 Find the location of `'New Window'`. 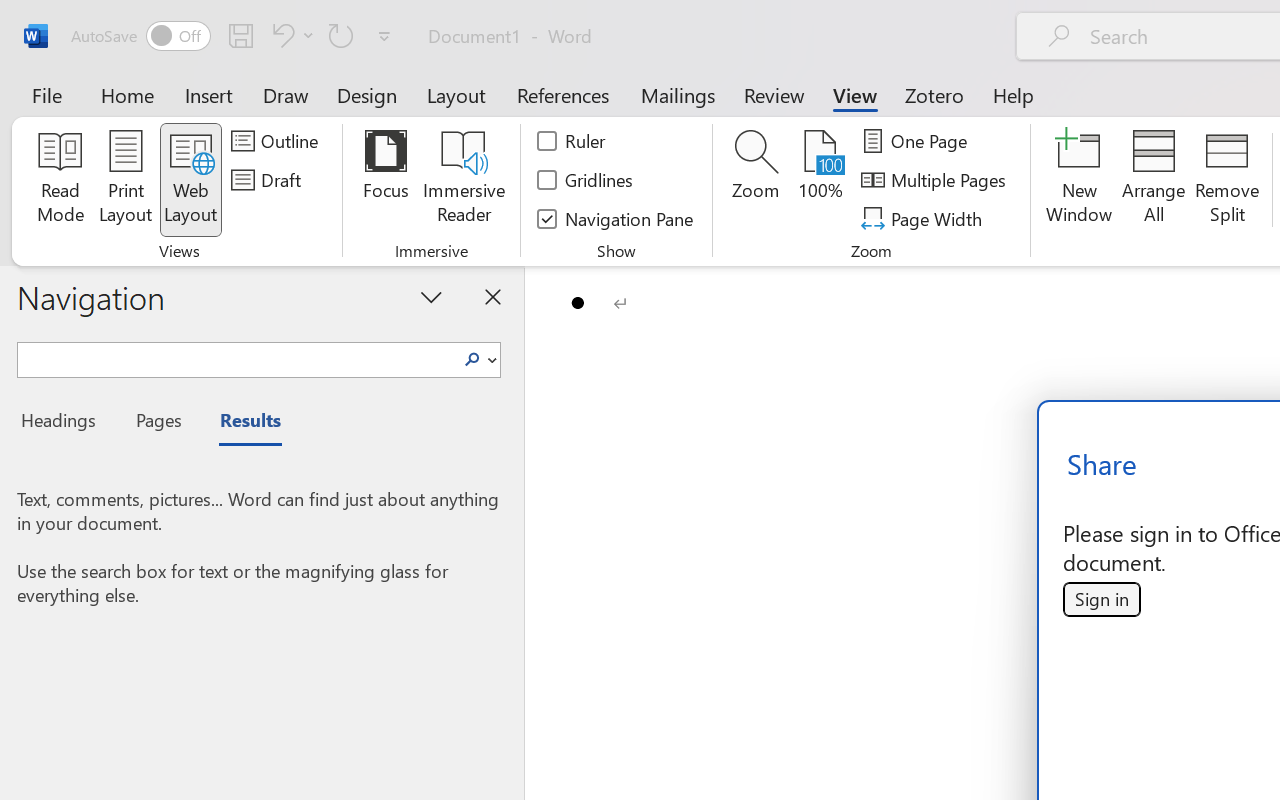

'New Window' is located at coordinates (1078, 179).